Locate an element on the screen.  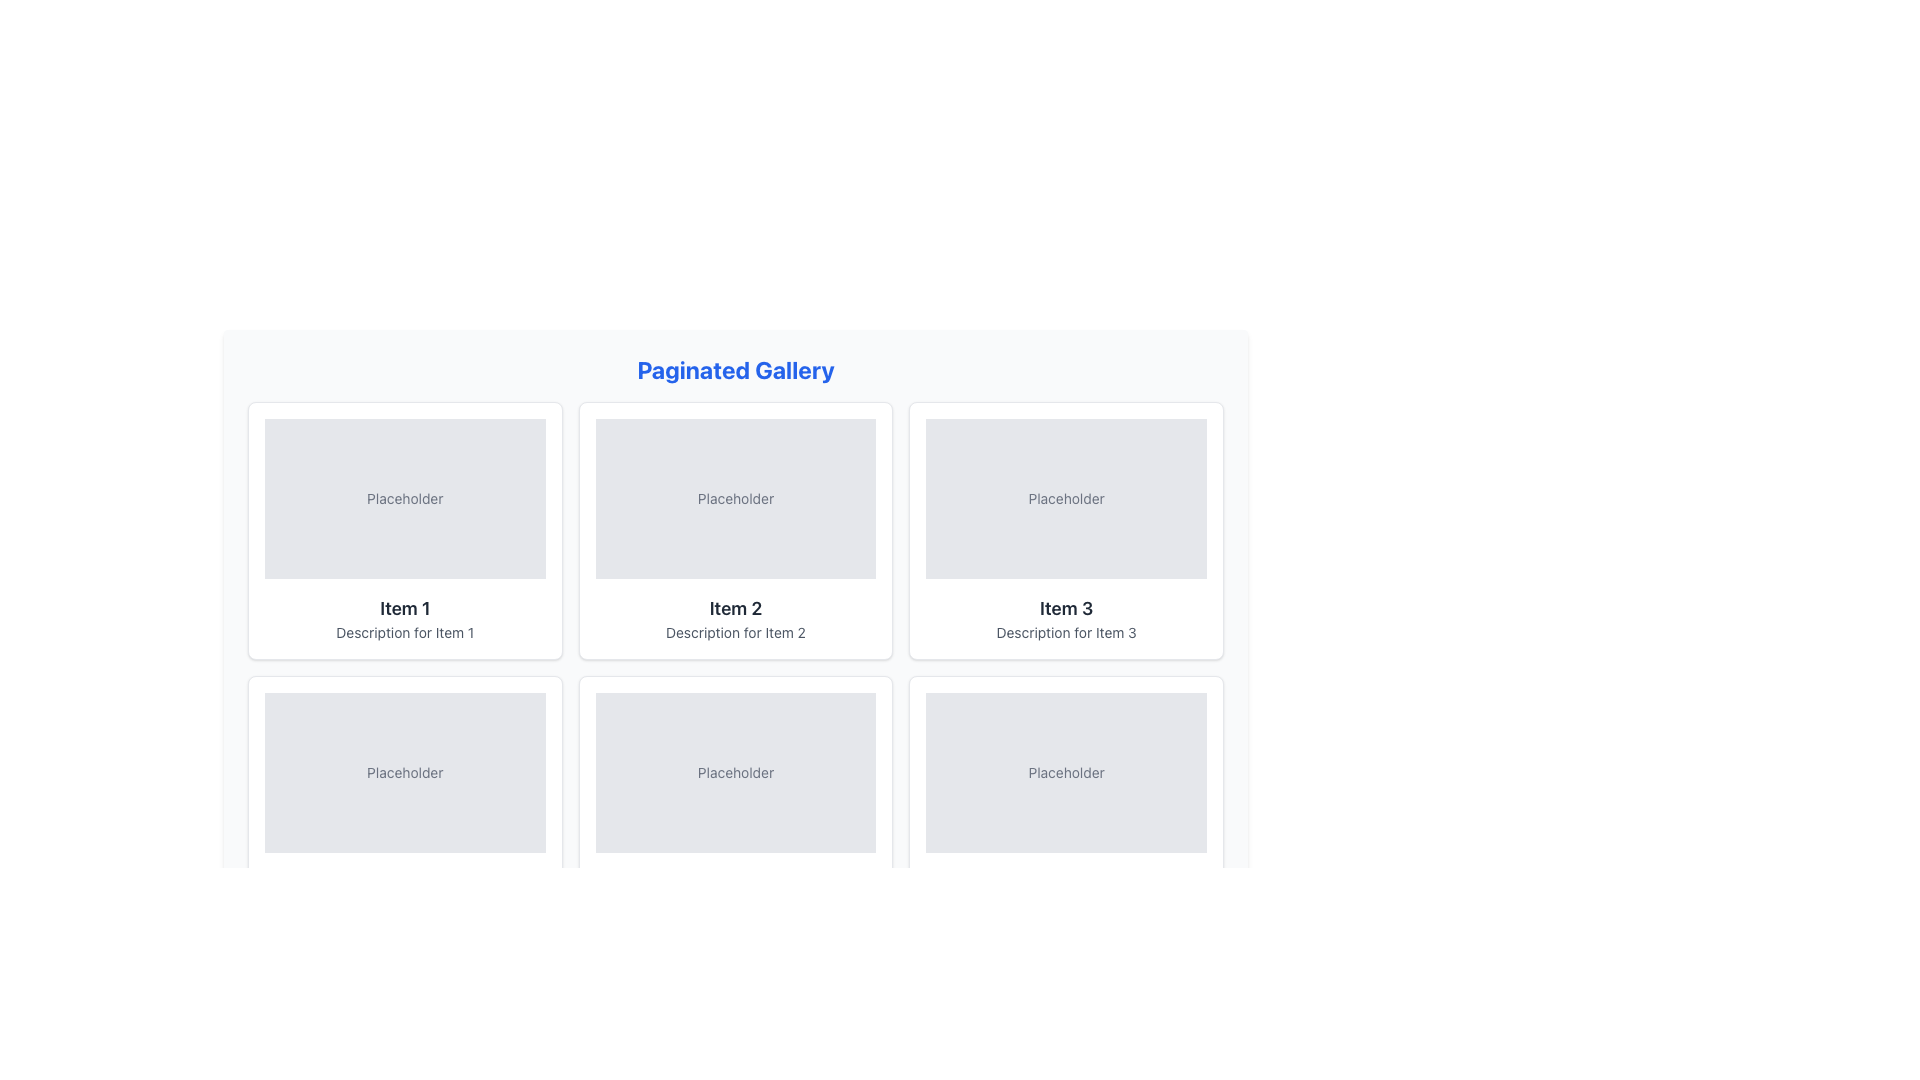
current page indicator from the pagination control, which displays 'Page 1 of 5' located at the bottom of the gallery interface is located at coordinates (734, 985).